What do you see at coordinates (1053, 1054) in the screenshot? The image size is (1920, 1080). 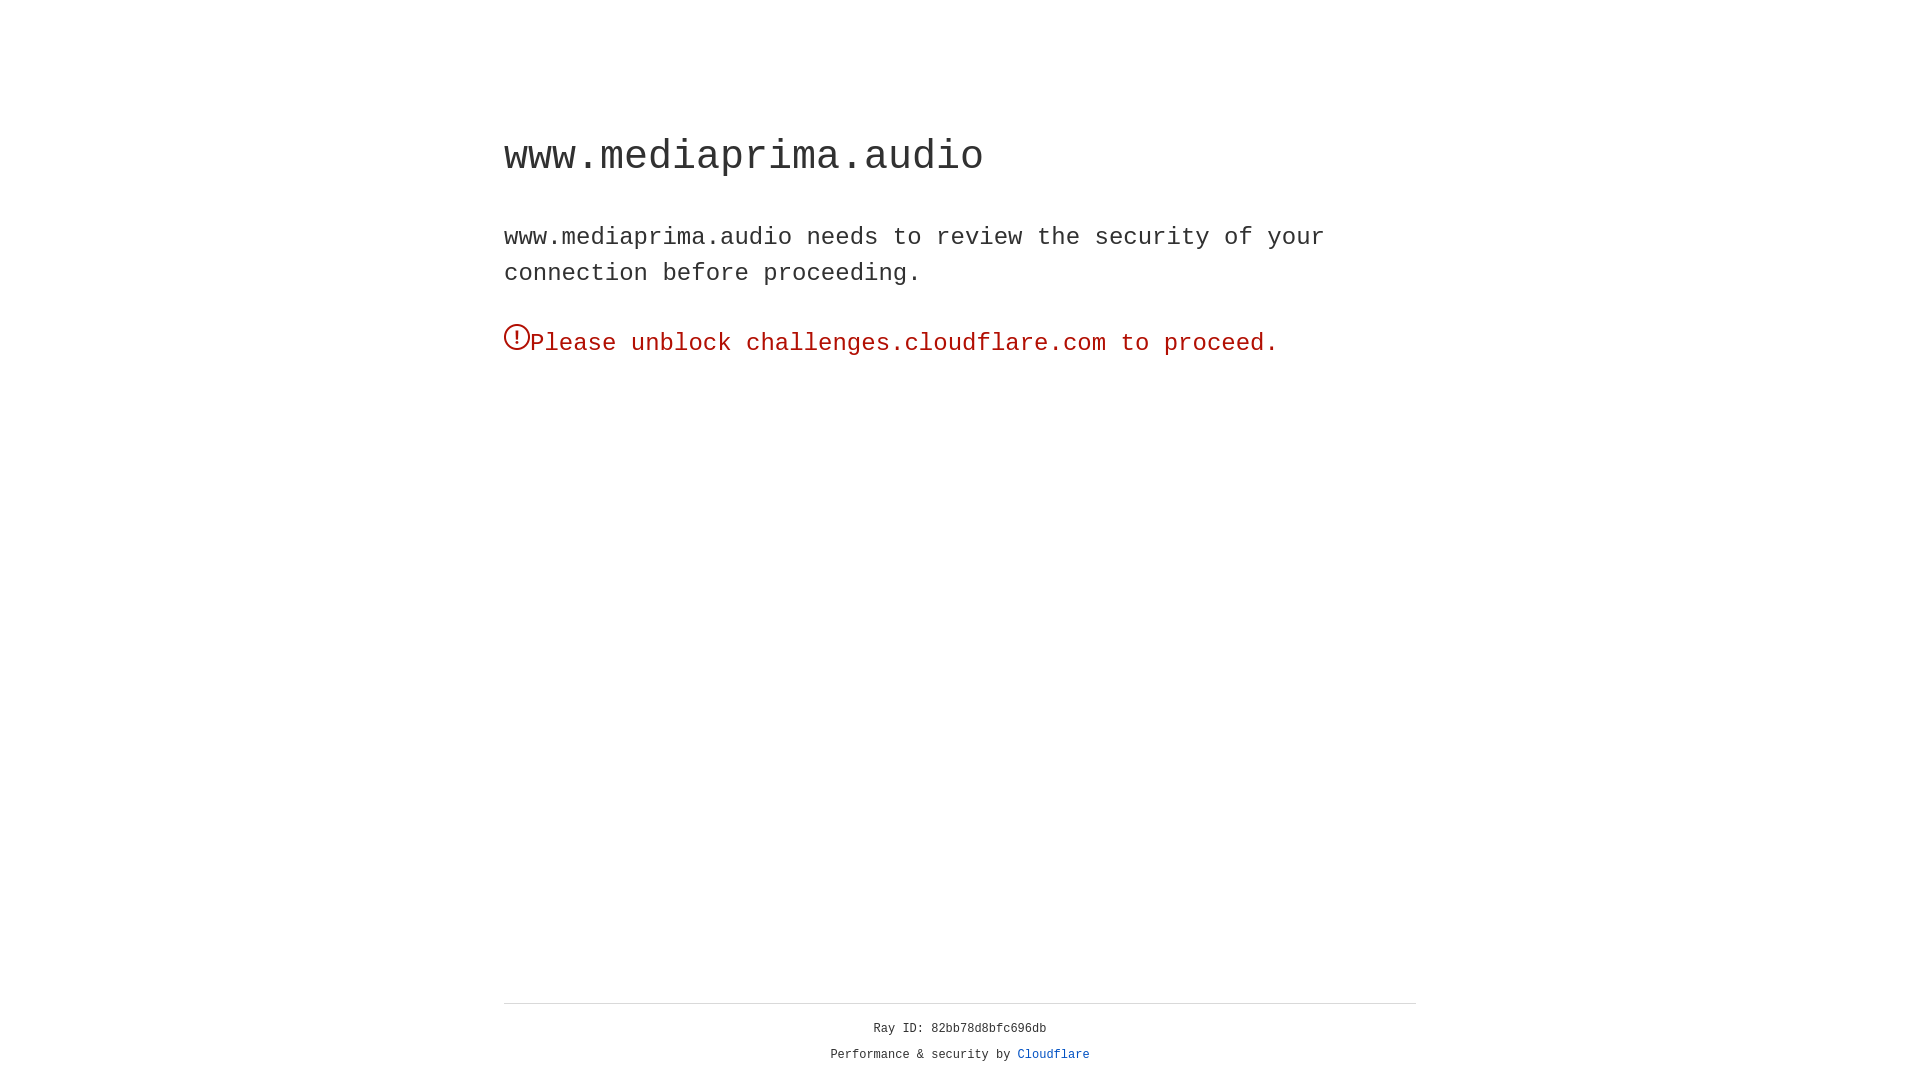 I see `'Cloudflare'` at bounding box center [1053, 1054].